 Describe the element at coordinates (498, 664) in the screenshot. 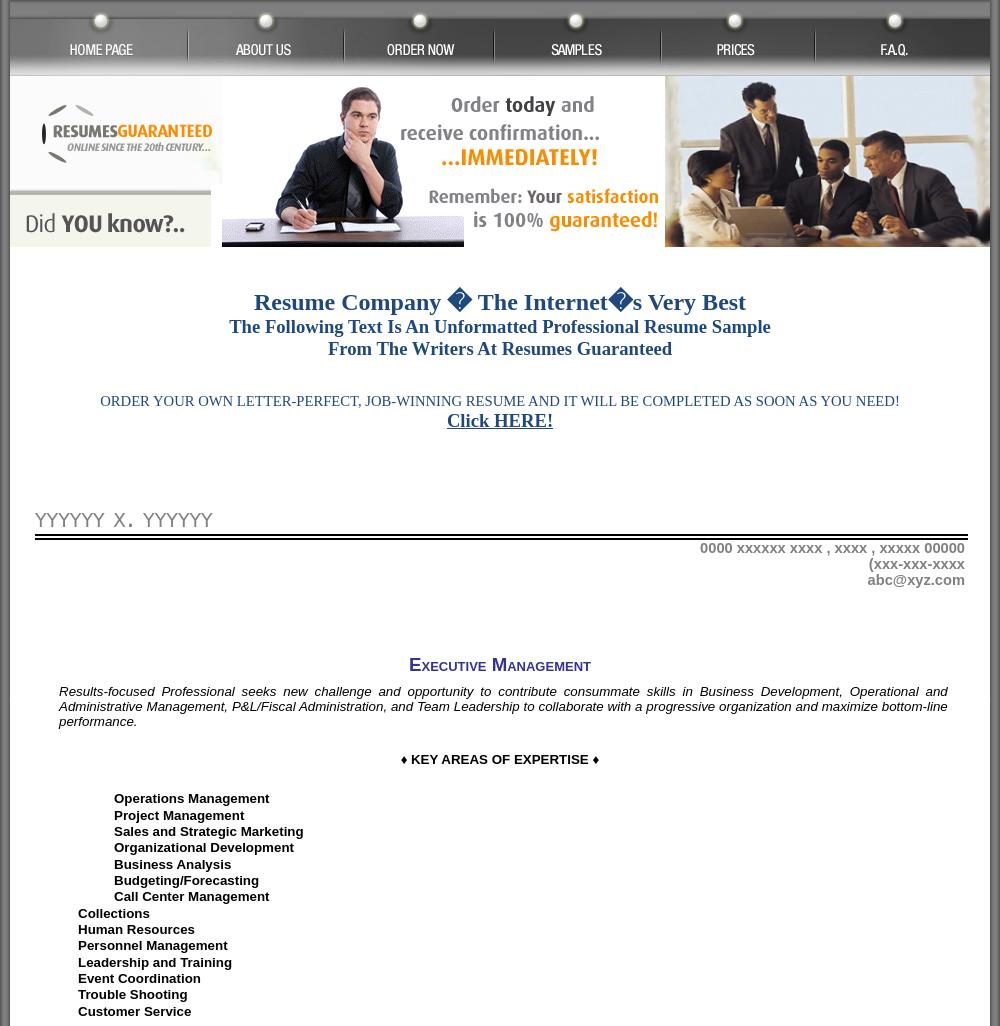

I see `'Executive Management'` at that location.